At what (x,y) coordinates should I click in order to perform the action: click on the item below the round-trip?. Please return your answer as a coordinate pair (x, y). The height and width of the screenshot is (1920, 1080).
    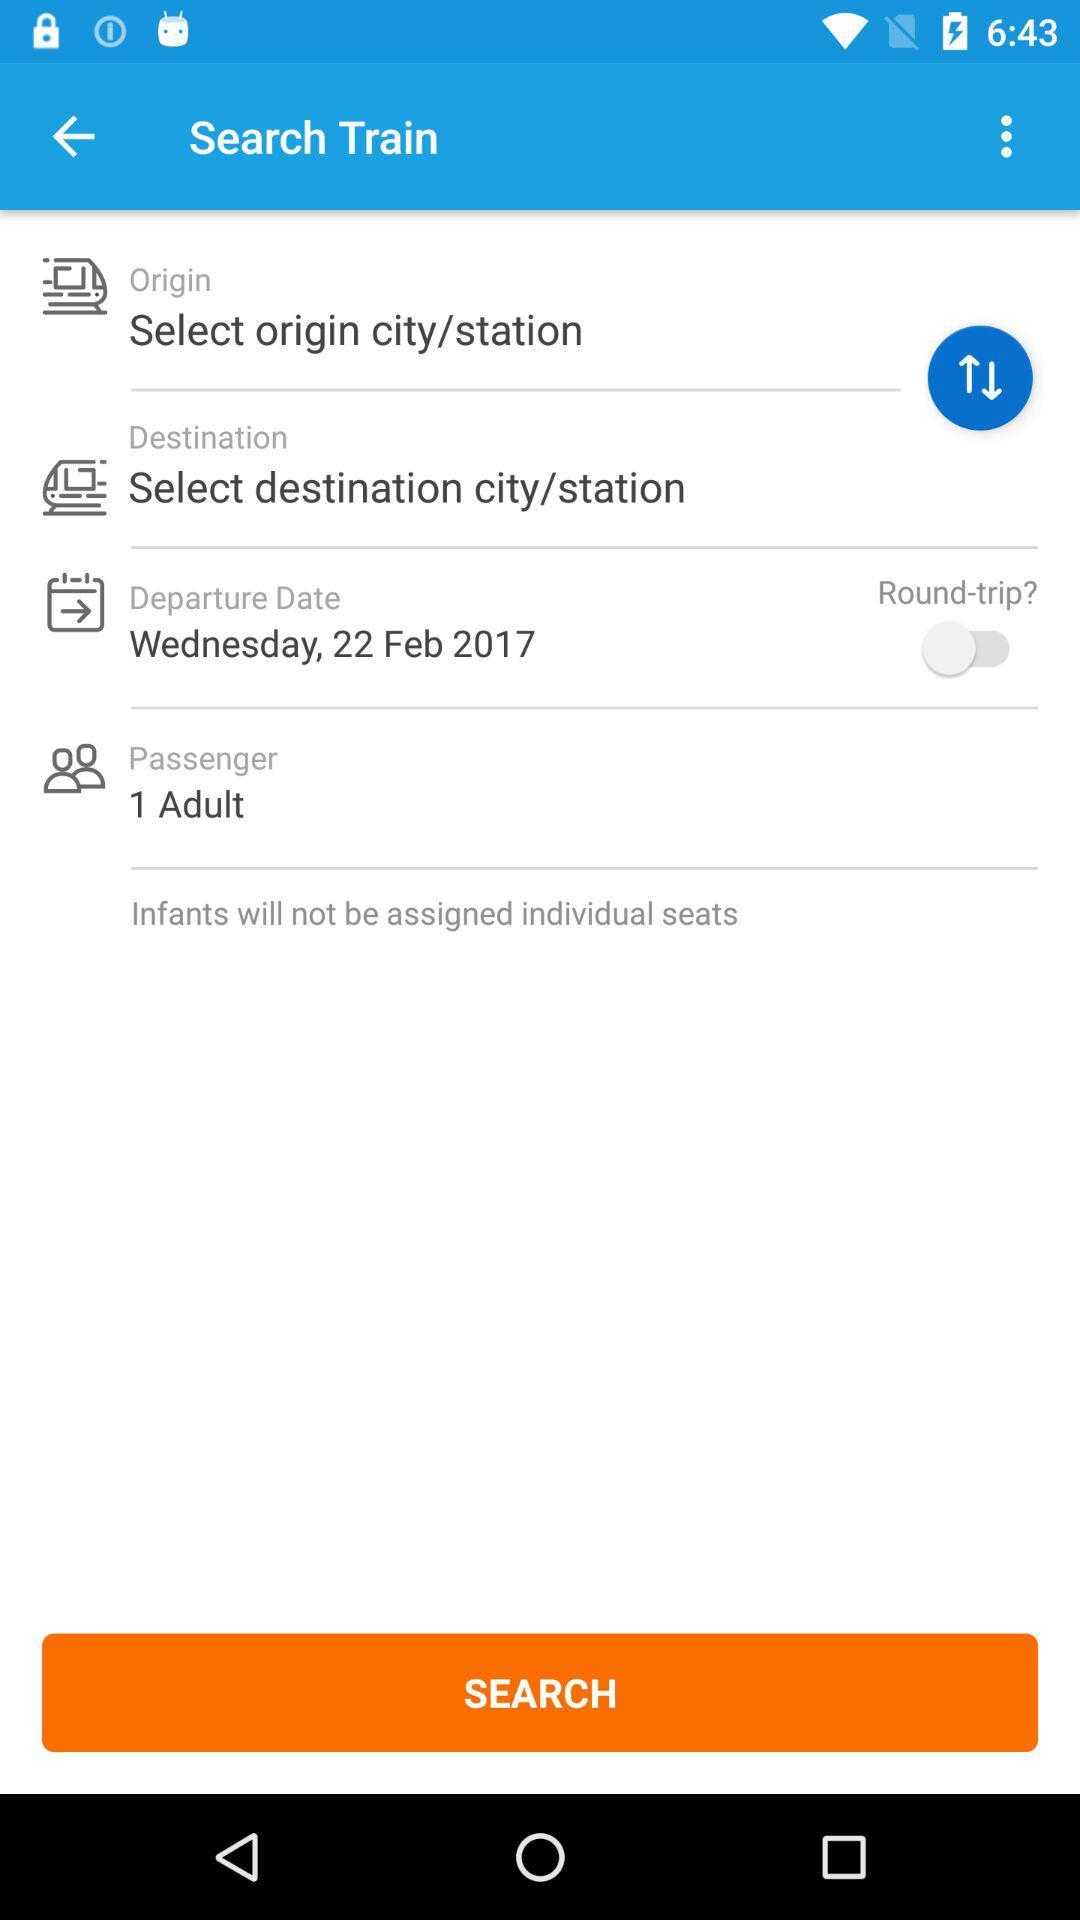
    Looking at the image, I should click on (974, 648).